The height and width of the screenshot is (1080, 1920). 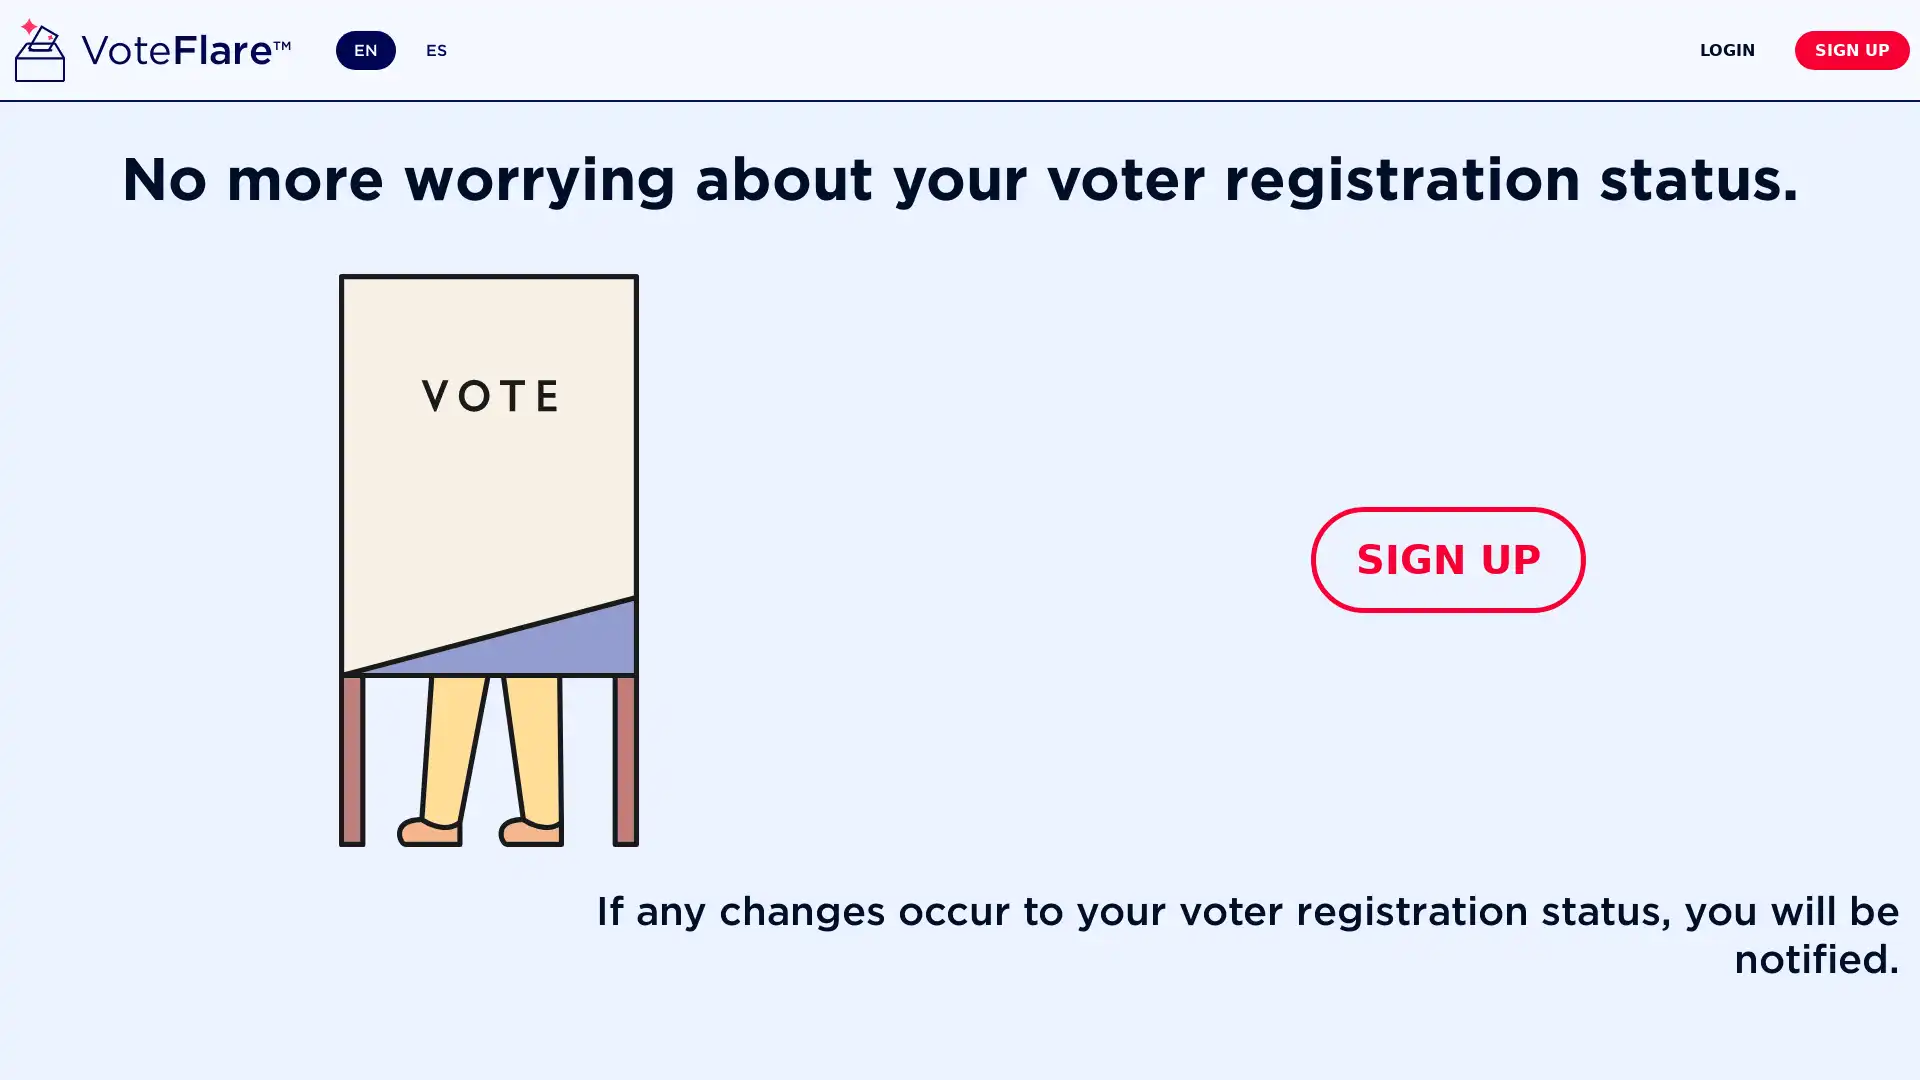 I want to click on SIGN UP, so click(x=1448, y=559).